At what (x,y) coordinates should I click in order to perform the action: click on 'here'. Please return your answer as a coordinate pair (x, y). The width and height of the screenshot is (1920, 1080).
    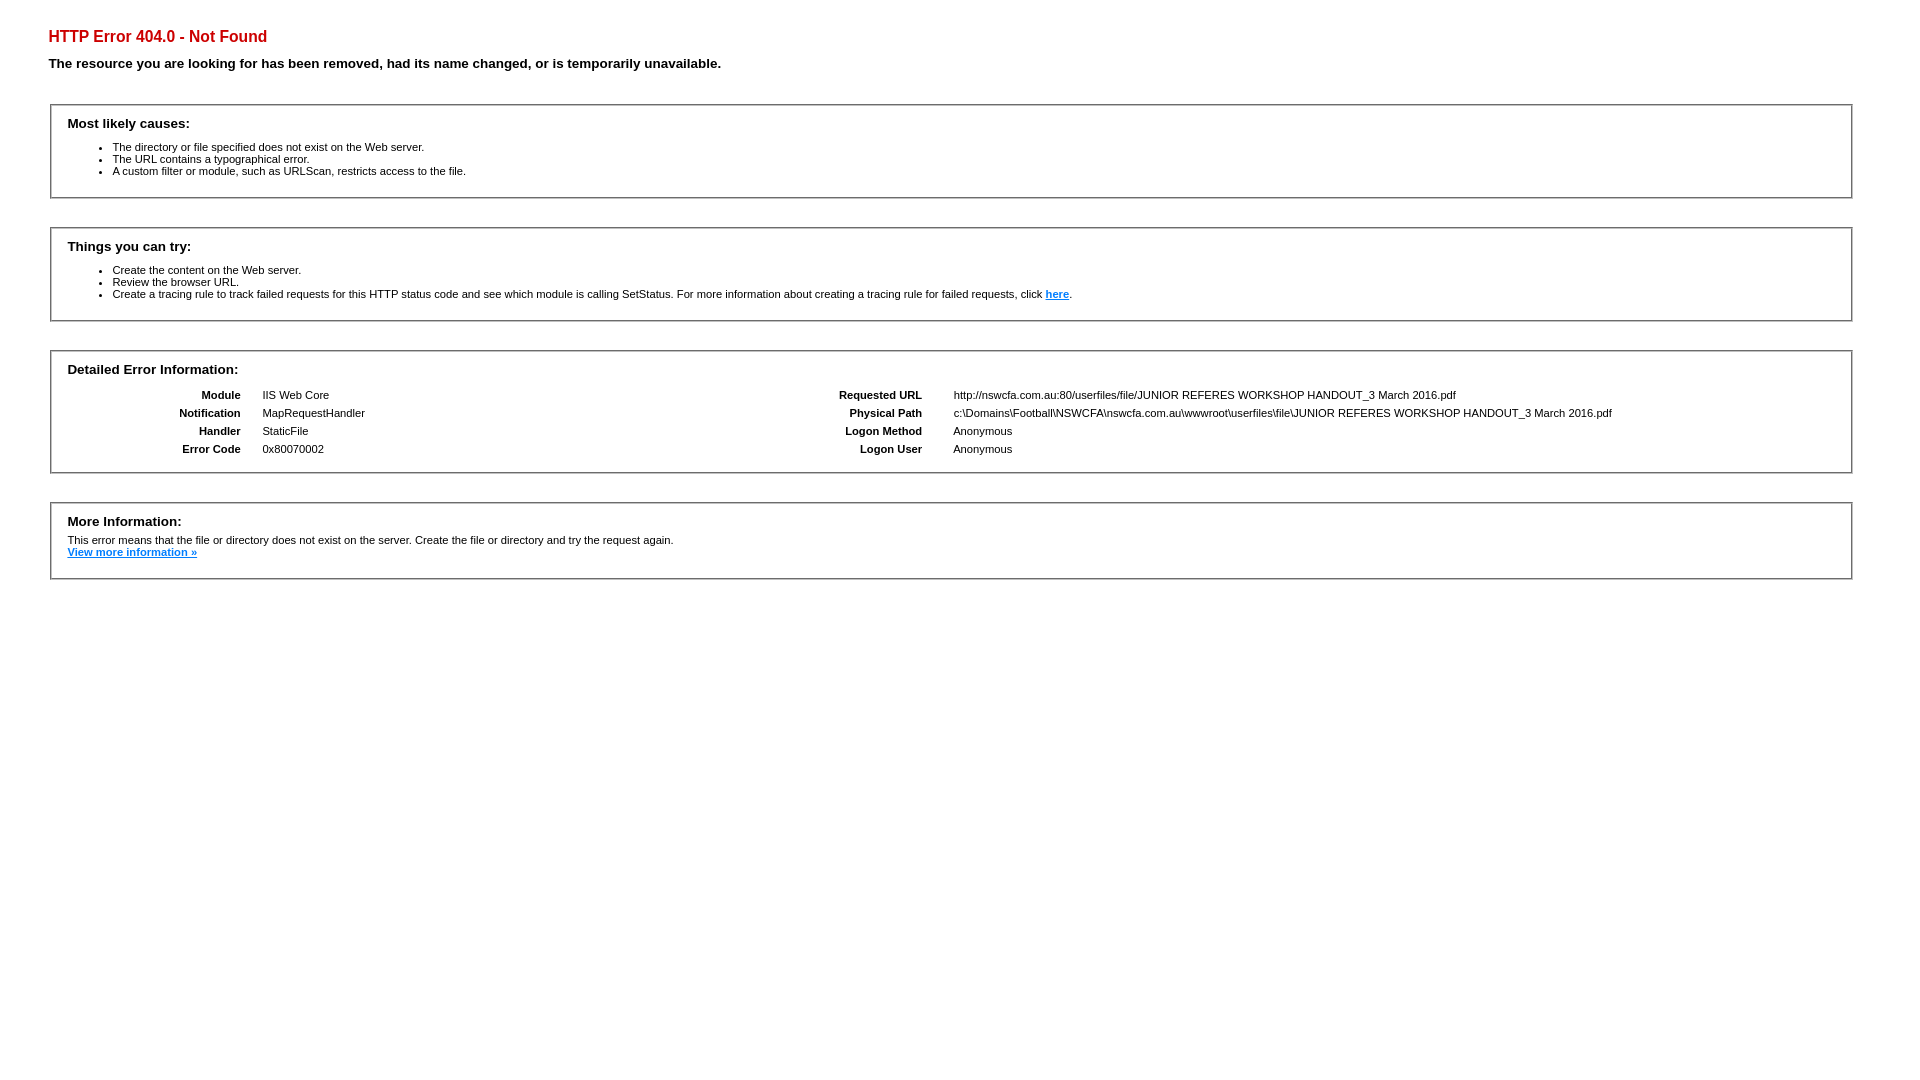
    Looking at the image, I should click on (1056, 293).